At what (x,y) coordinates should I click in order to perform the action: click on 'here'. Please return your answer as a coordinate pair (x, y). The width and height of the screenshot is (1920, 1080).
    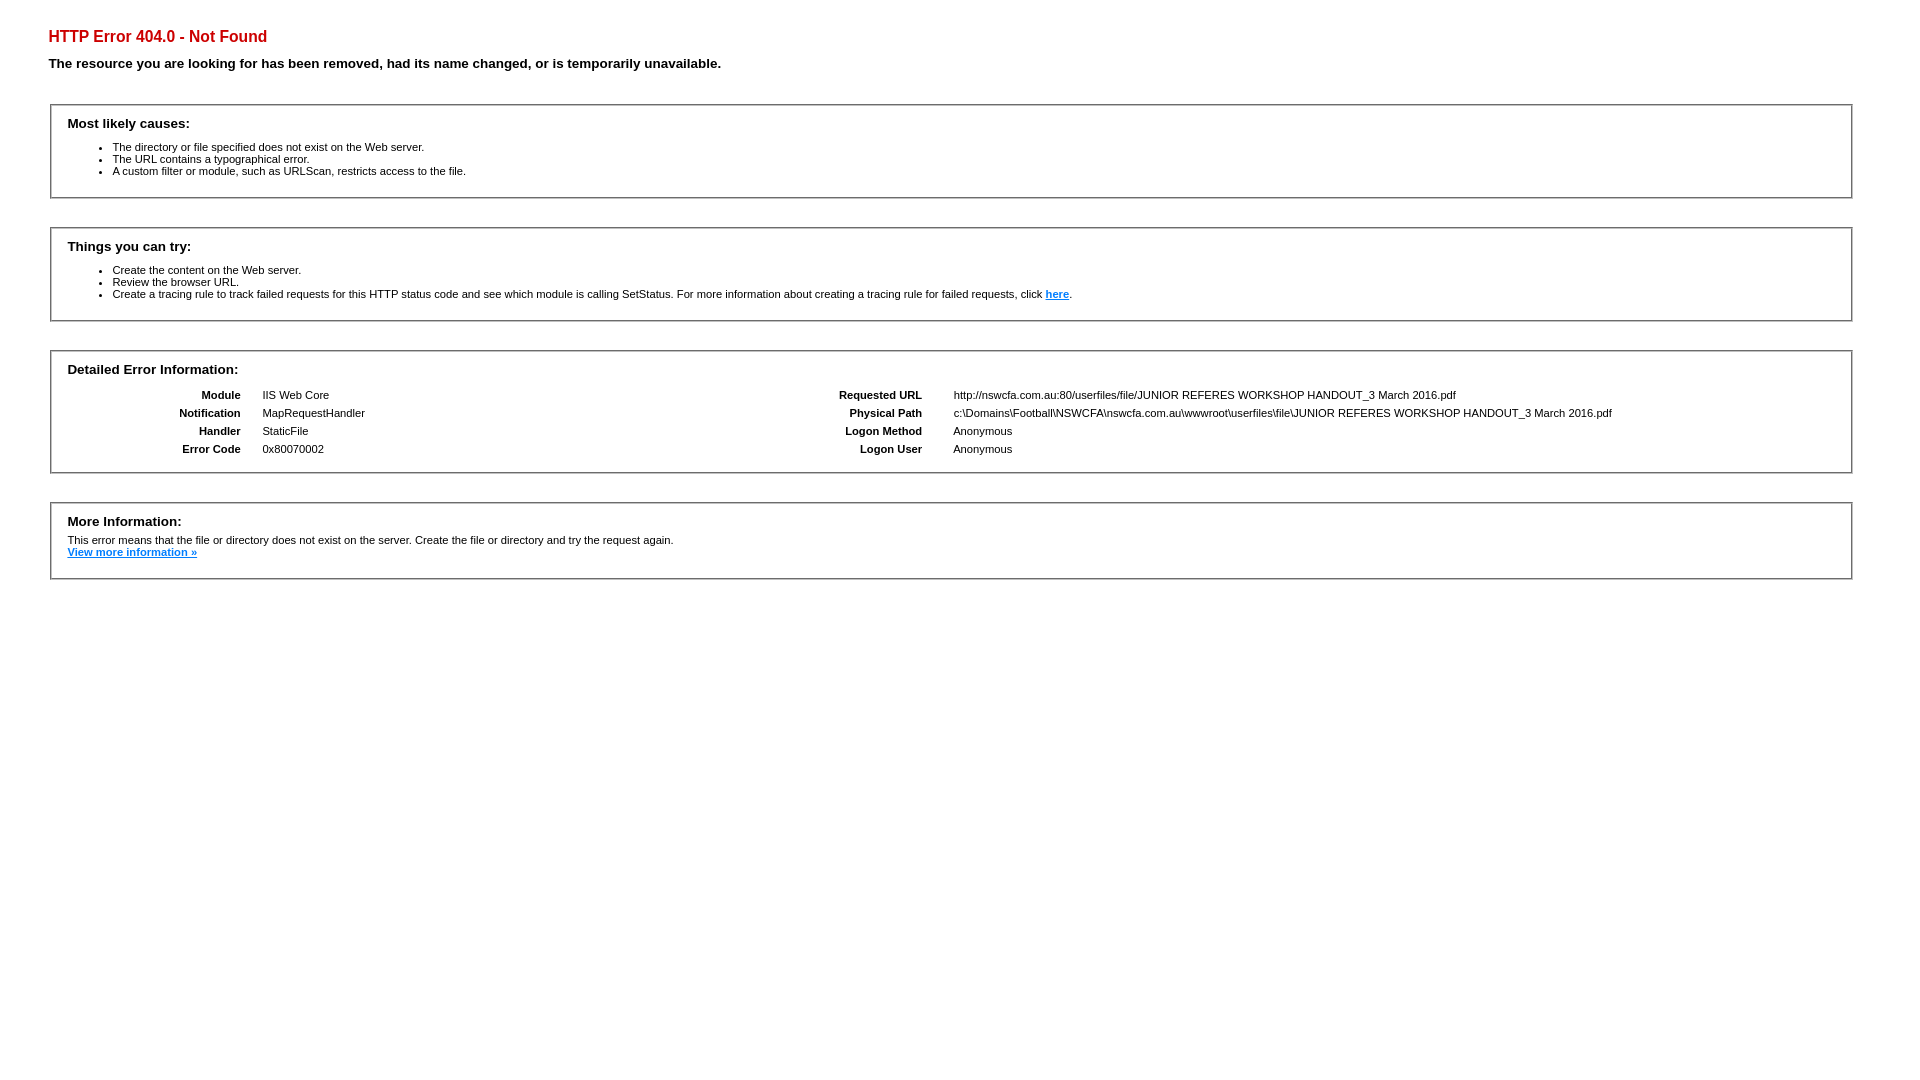
    Looking at the image, I should click on (1056, 293).